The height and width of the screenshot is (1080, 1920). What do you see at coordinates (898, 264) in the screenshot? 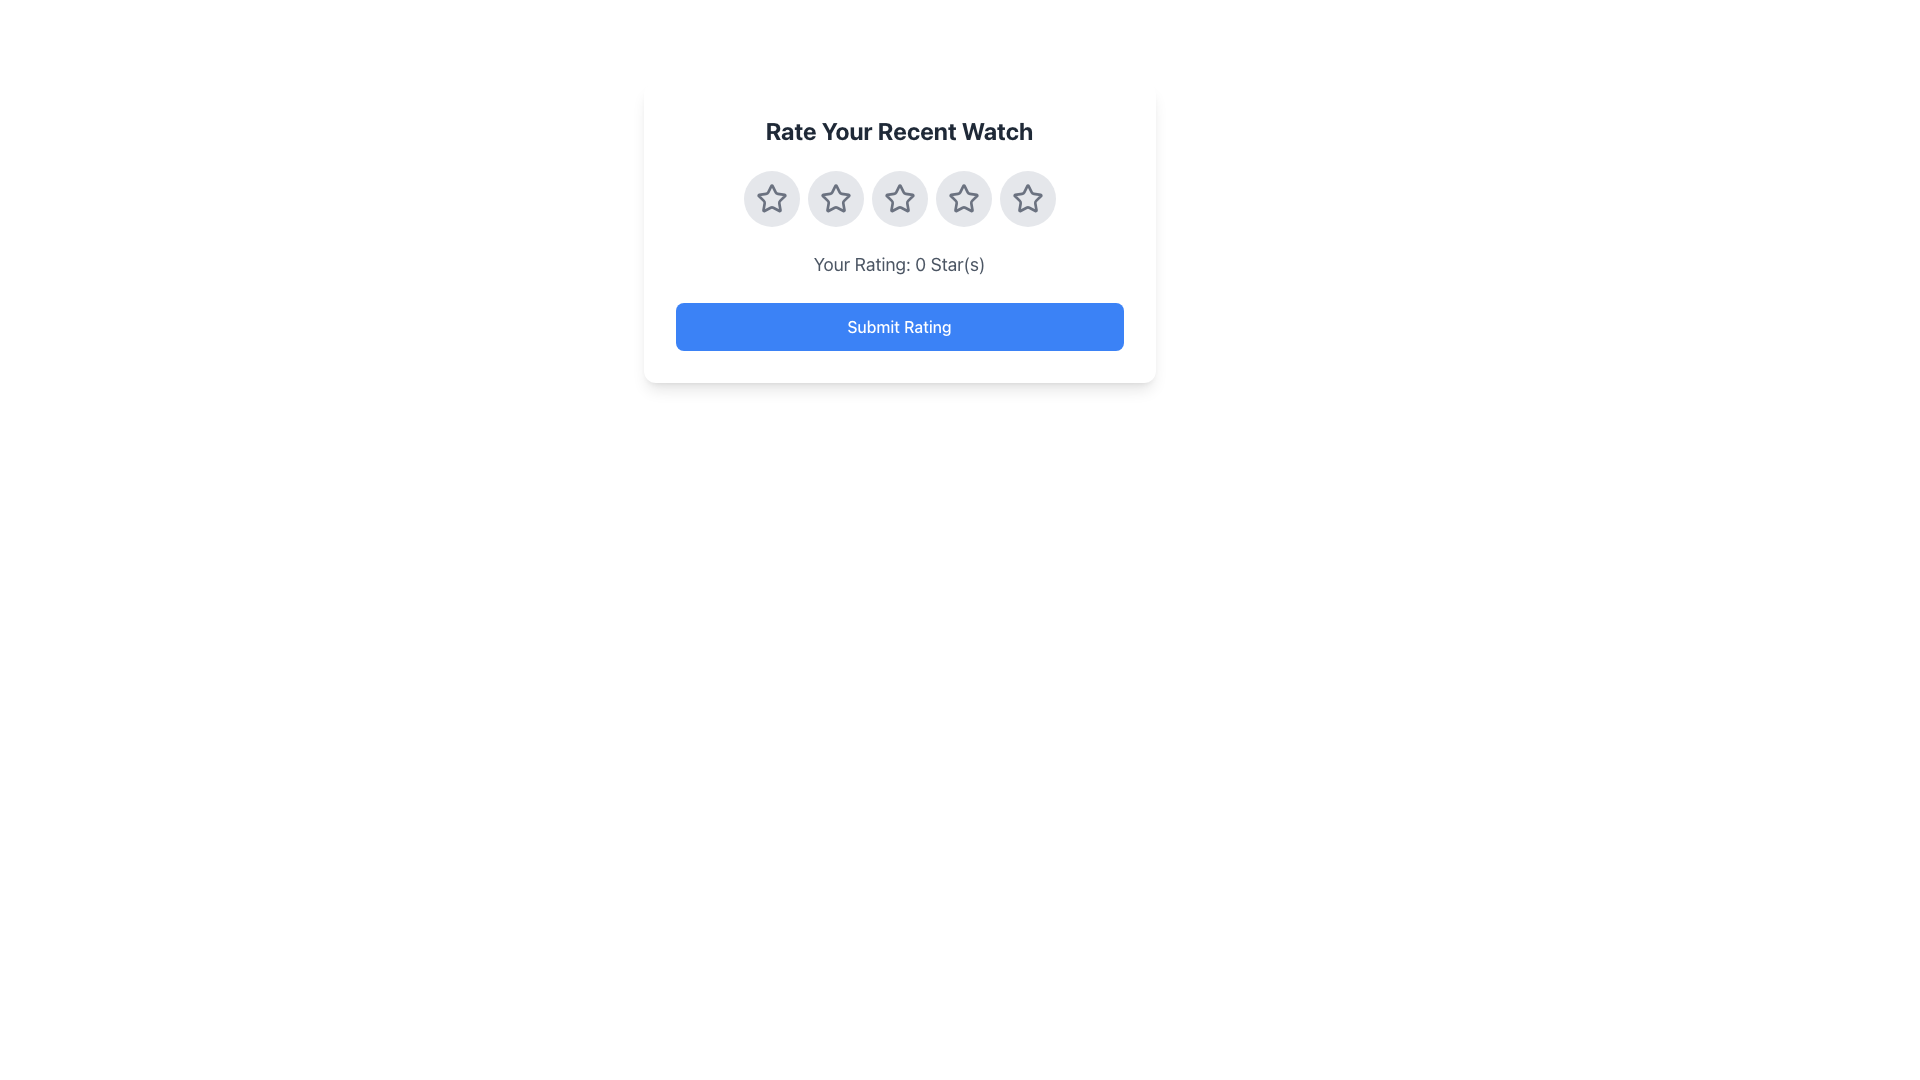
I see `the text label displaying 'Your Rating: 0 Star(s)', which is positioned below the star icons and above the 'Submit Rating' button` at bounding box center [898, 264].